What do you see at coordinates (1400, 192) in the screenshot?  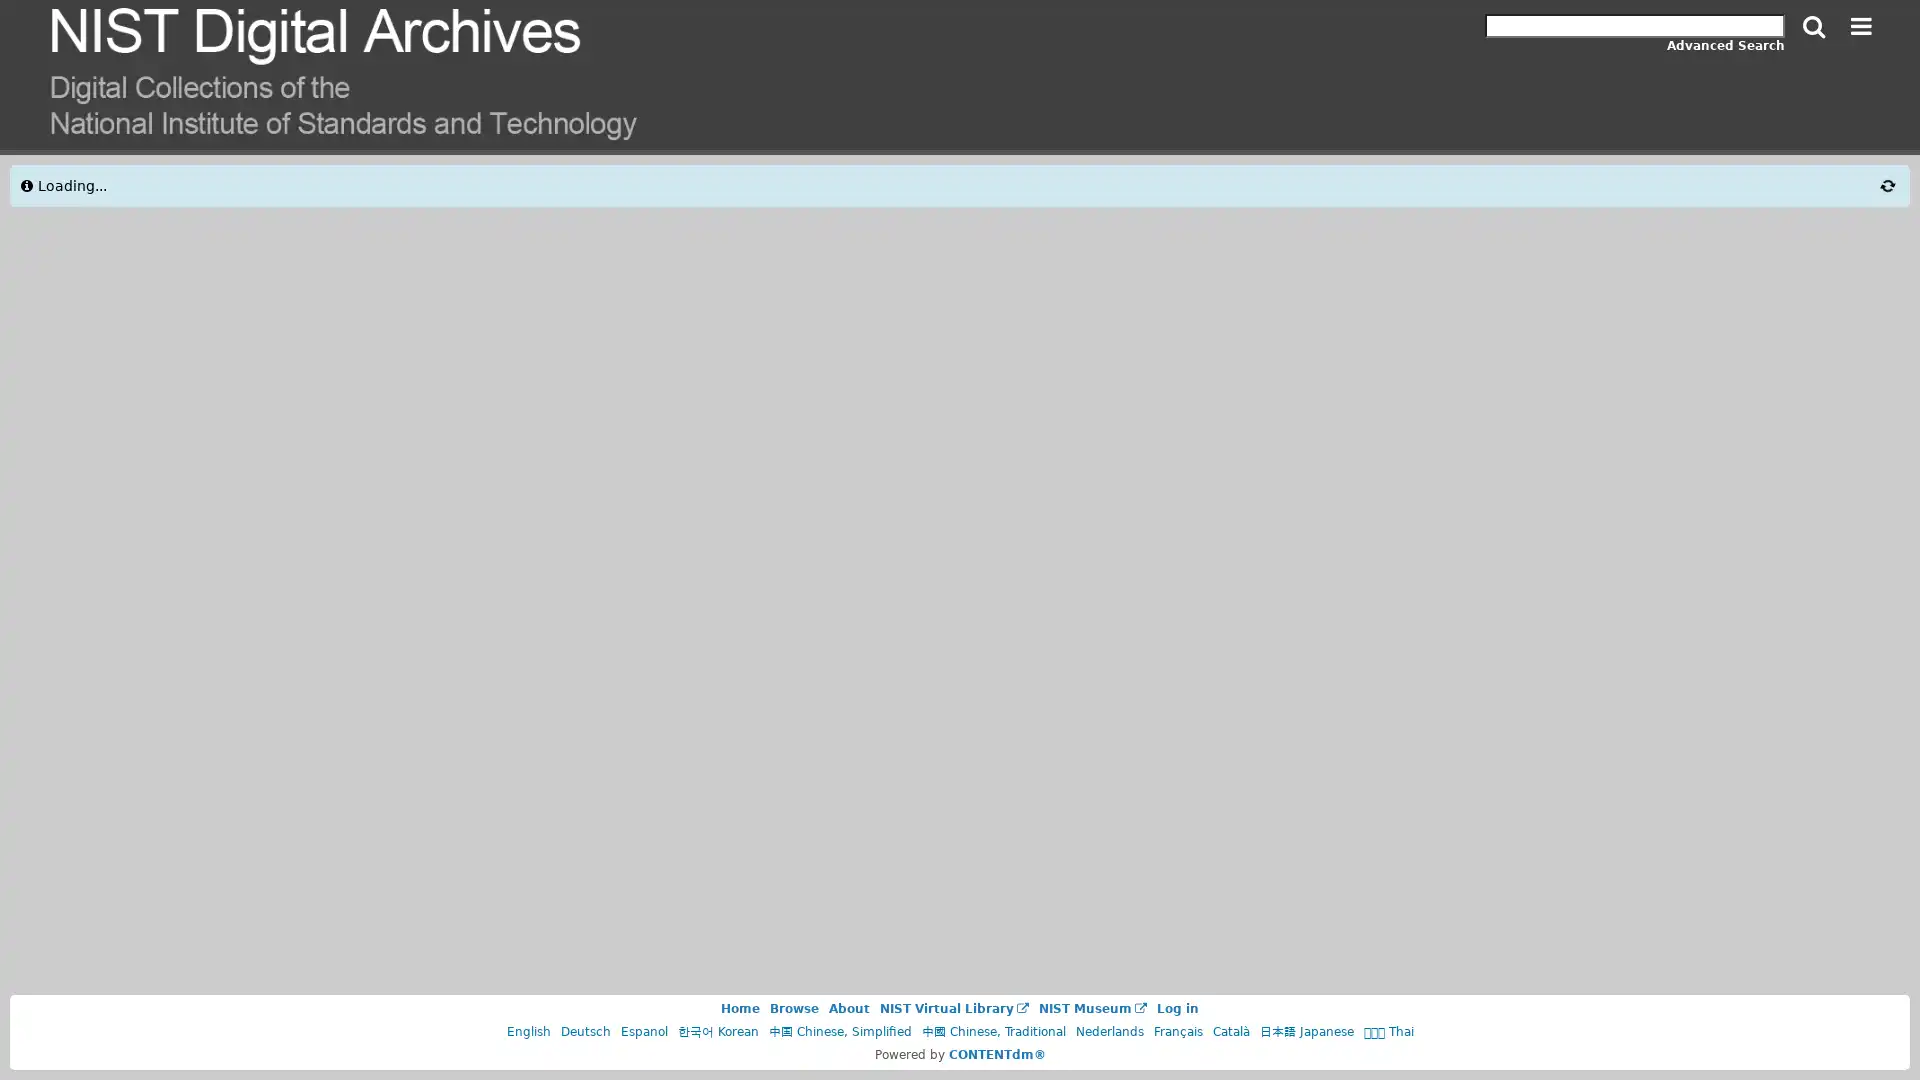 I see `list view` at bounding box center [1400, 192].